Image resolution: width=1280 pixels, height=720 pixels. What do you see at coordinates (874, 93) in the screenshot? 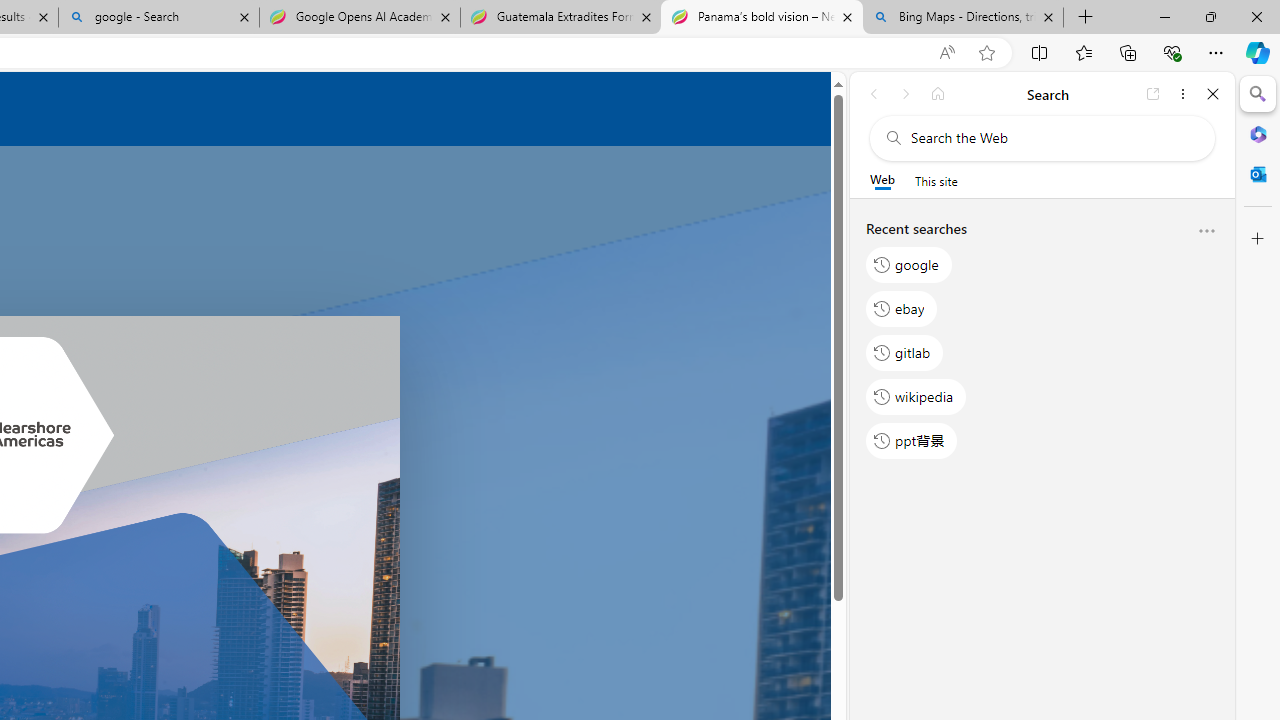
I see `'Back'` at bounding box center [874, 93].